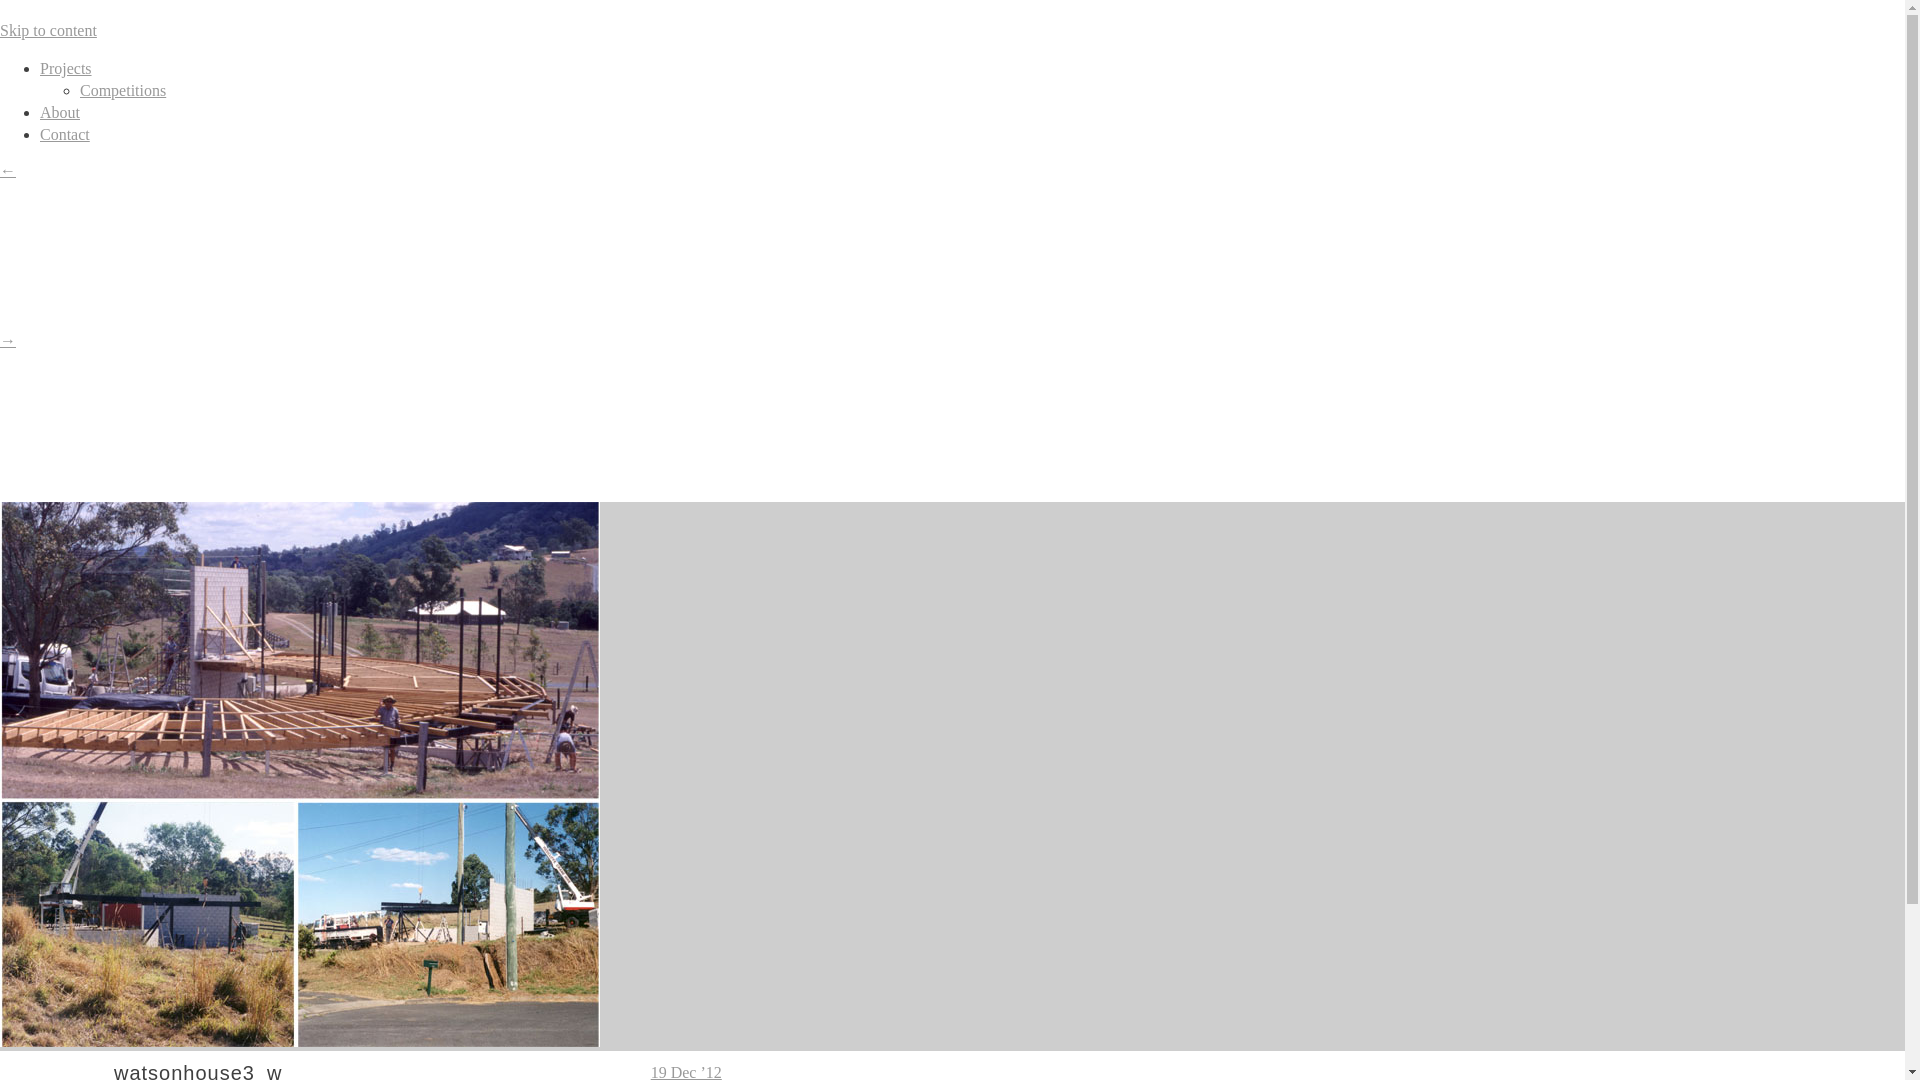 The height and width of the screenshot is (1080, 1920). I want to click on 'Contact', so click(65, 134).